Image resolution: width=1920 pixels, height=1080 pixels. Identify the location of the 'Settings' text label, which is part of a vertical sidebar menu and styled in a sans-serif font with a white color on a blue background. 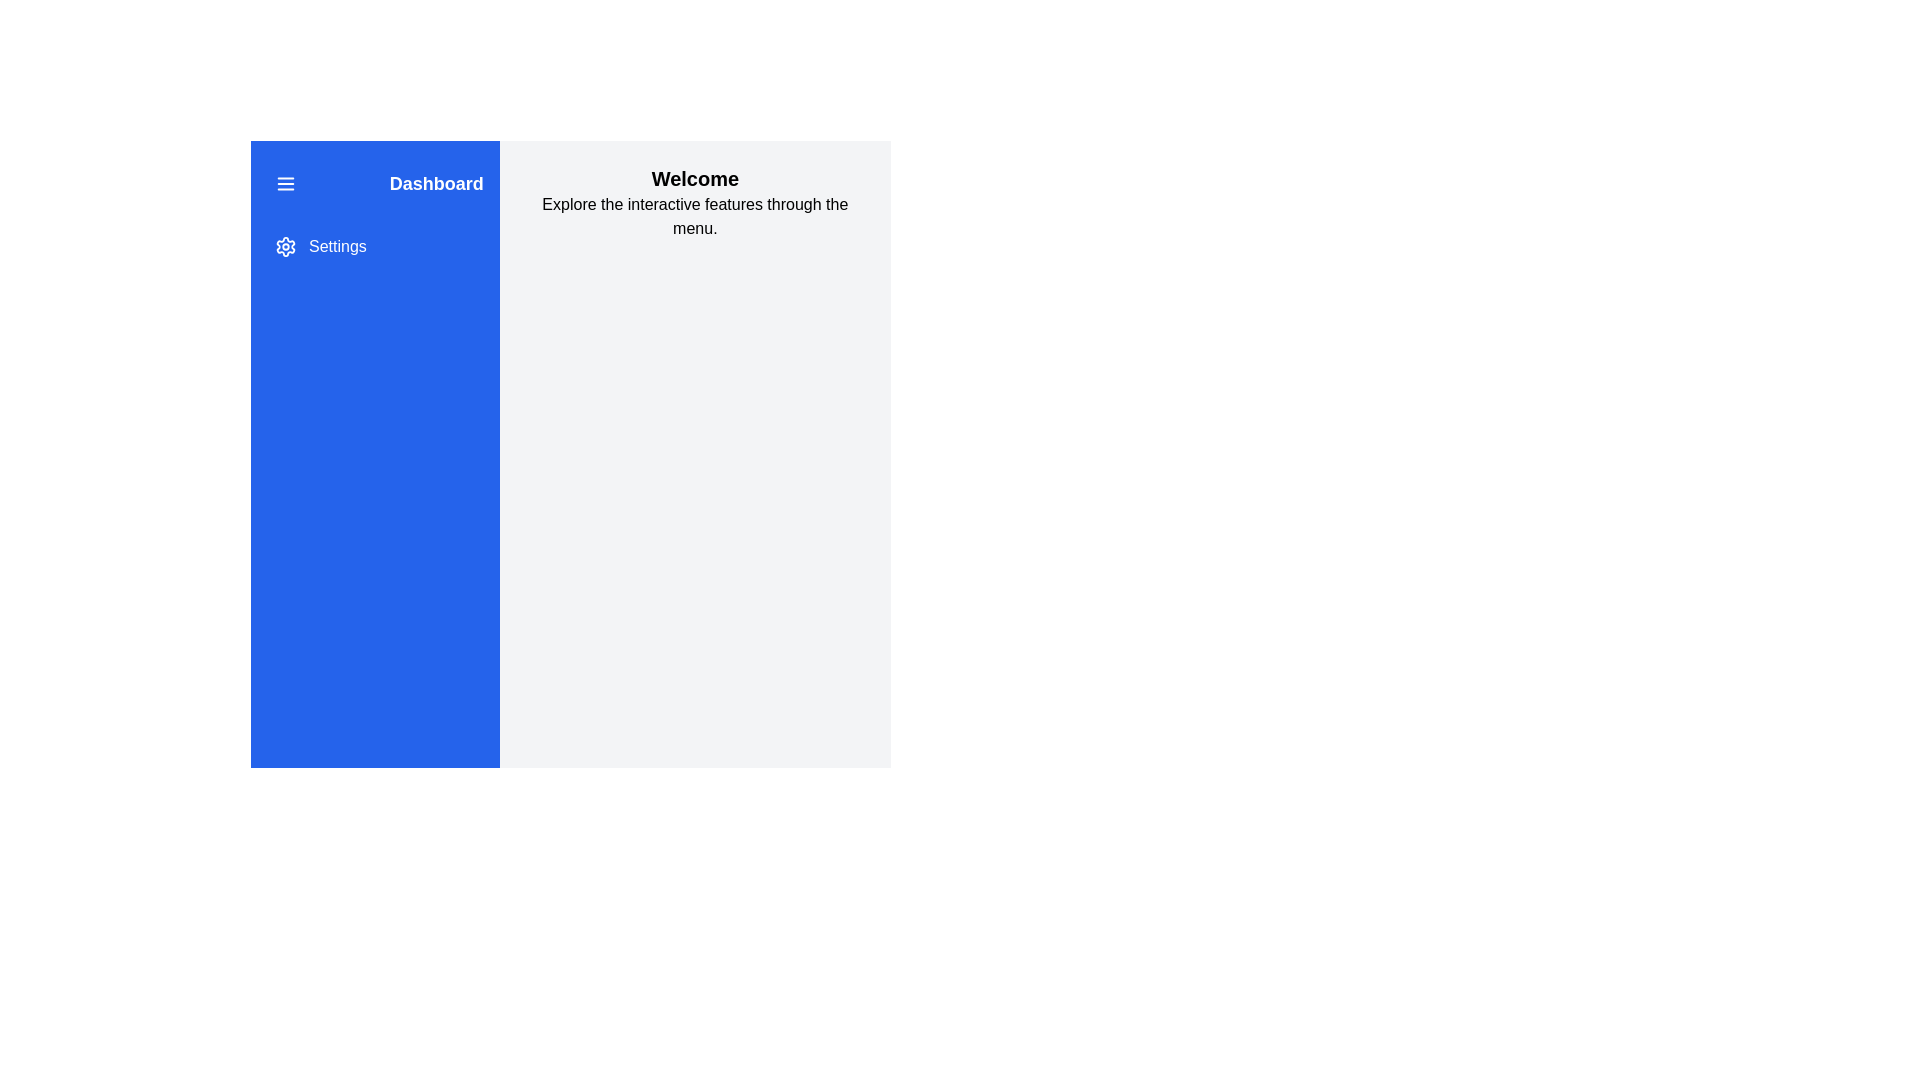
(337, 245).